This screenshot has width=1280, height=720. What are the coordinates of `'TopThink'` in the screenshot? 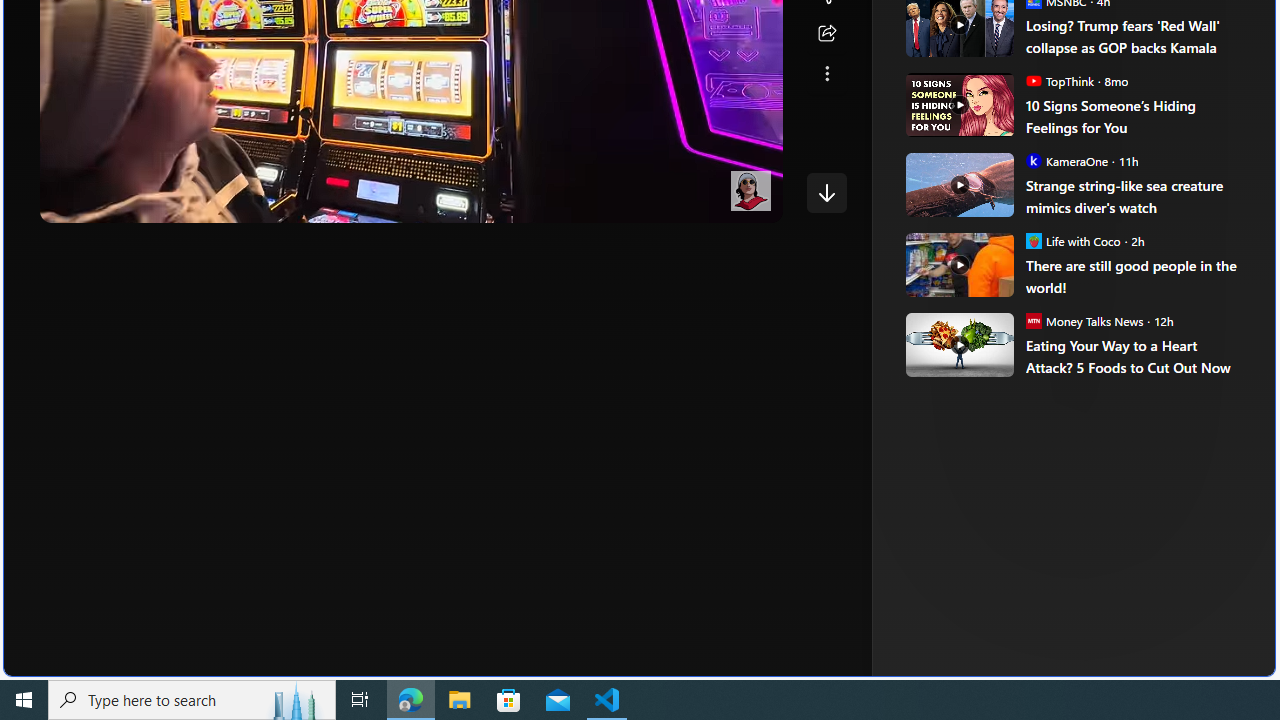 It's located at (1033, 79).